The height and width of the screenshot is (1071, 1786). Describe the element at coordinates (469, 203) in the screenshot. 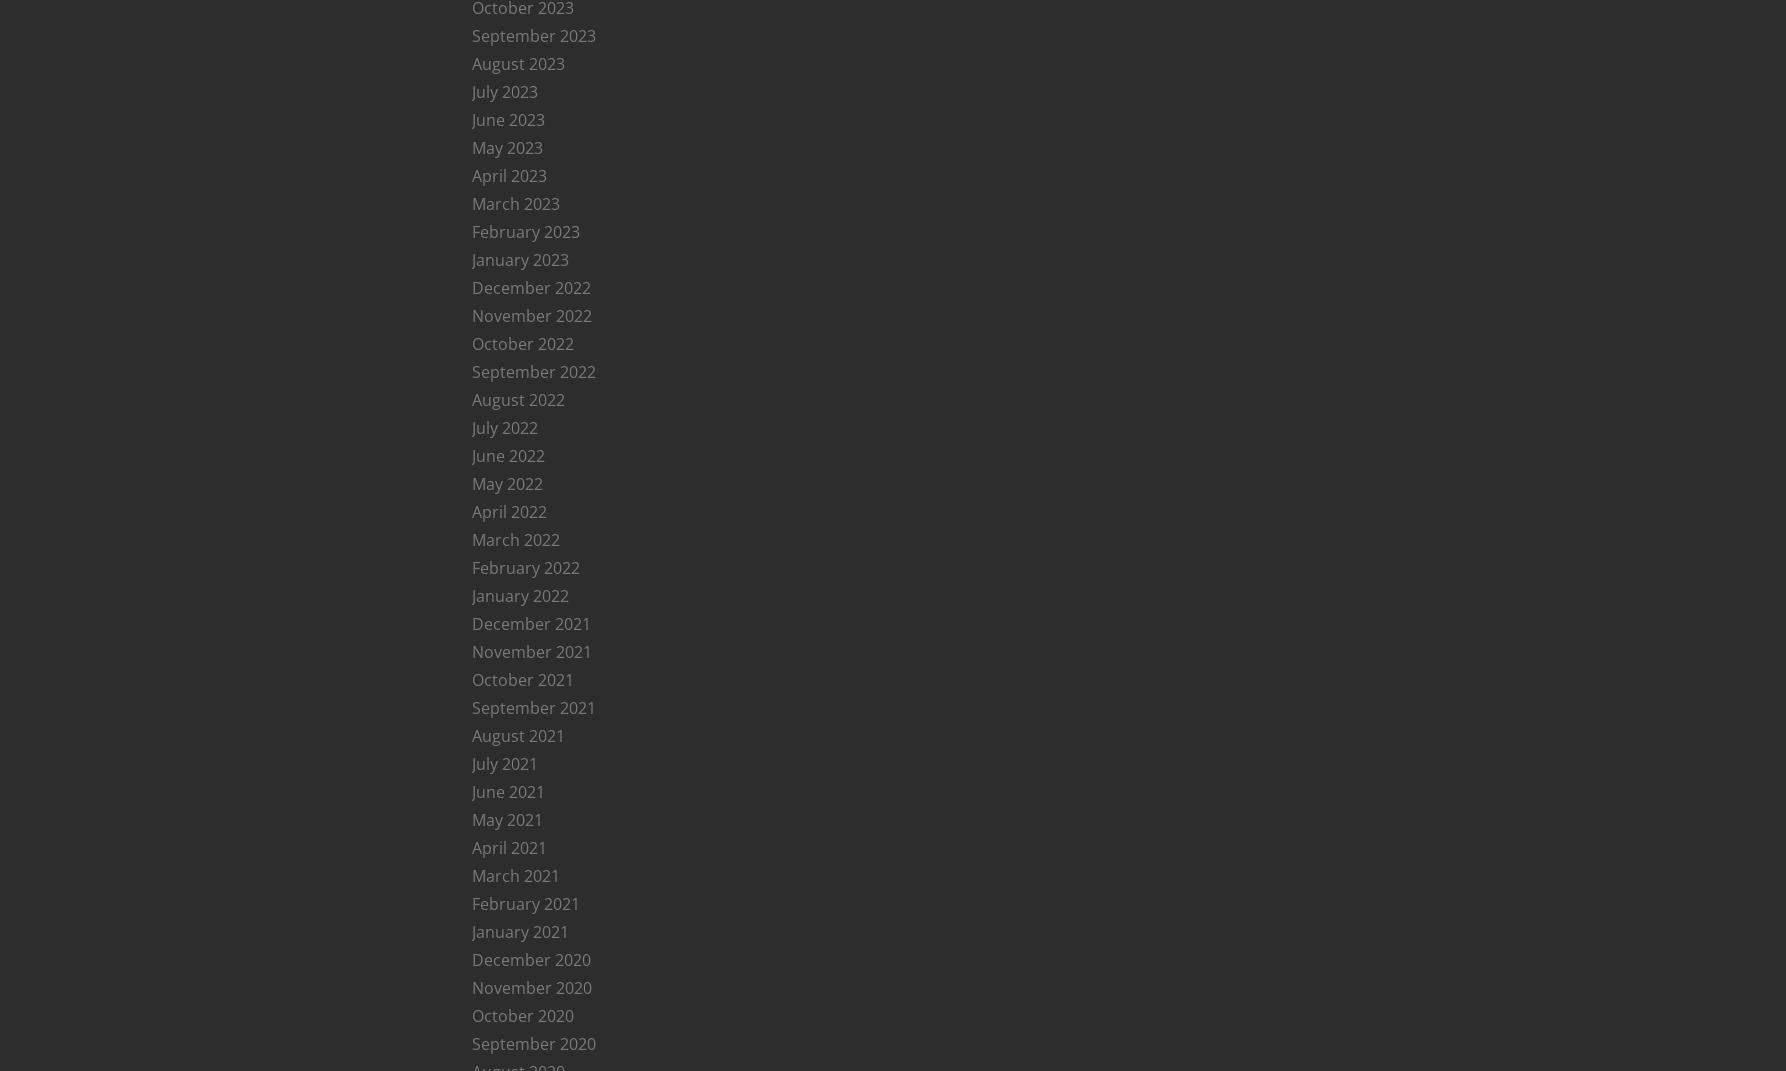

I see `'March 2023'` at that location.